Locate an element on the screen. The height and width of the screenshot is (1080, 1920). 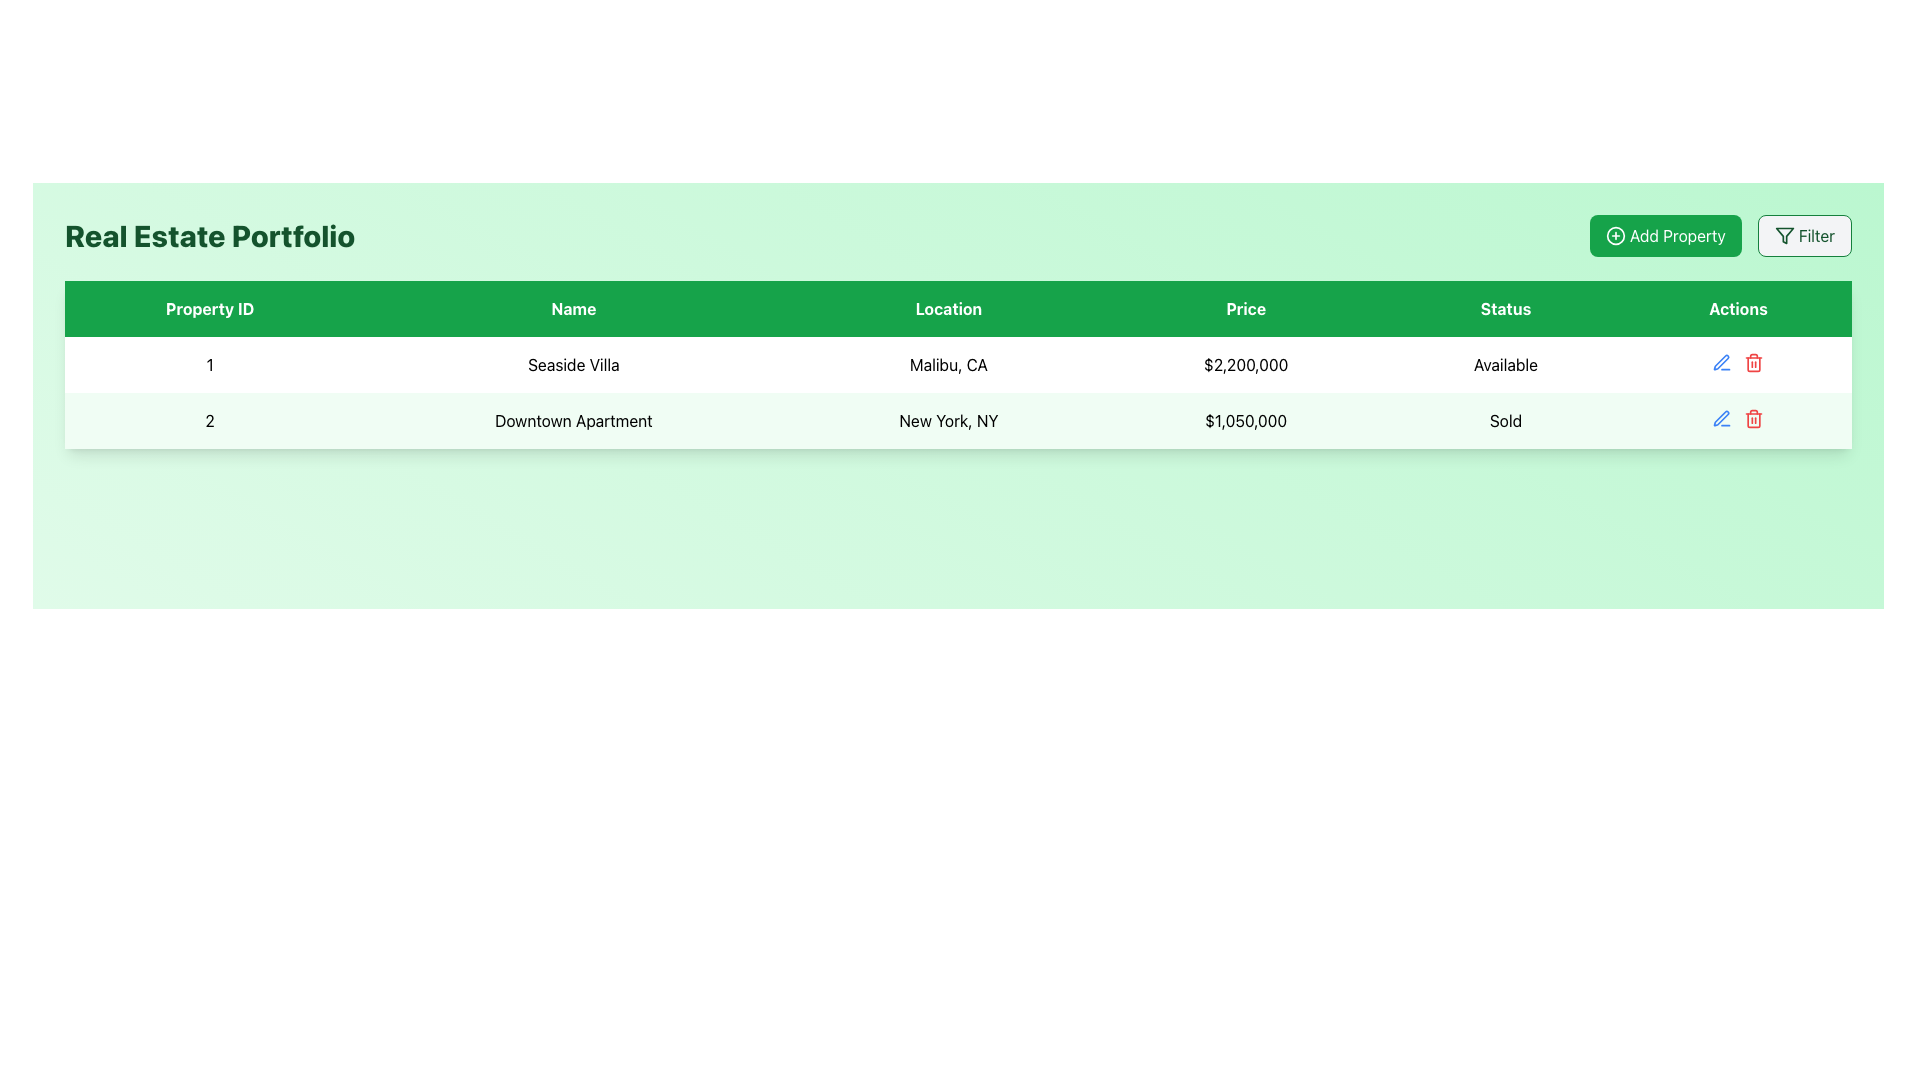
the icon that represents filtering actions, located to the left of the 'Filter' text within a rounded button at the top-right section of the interface is located at coordinates (1784, 234).